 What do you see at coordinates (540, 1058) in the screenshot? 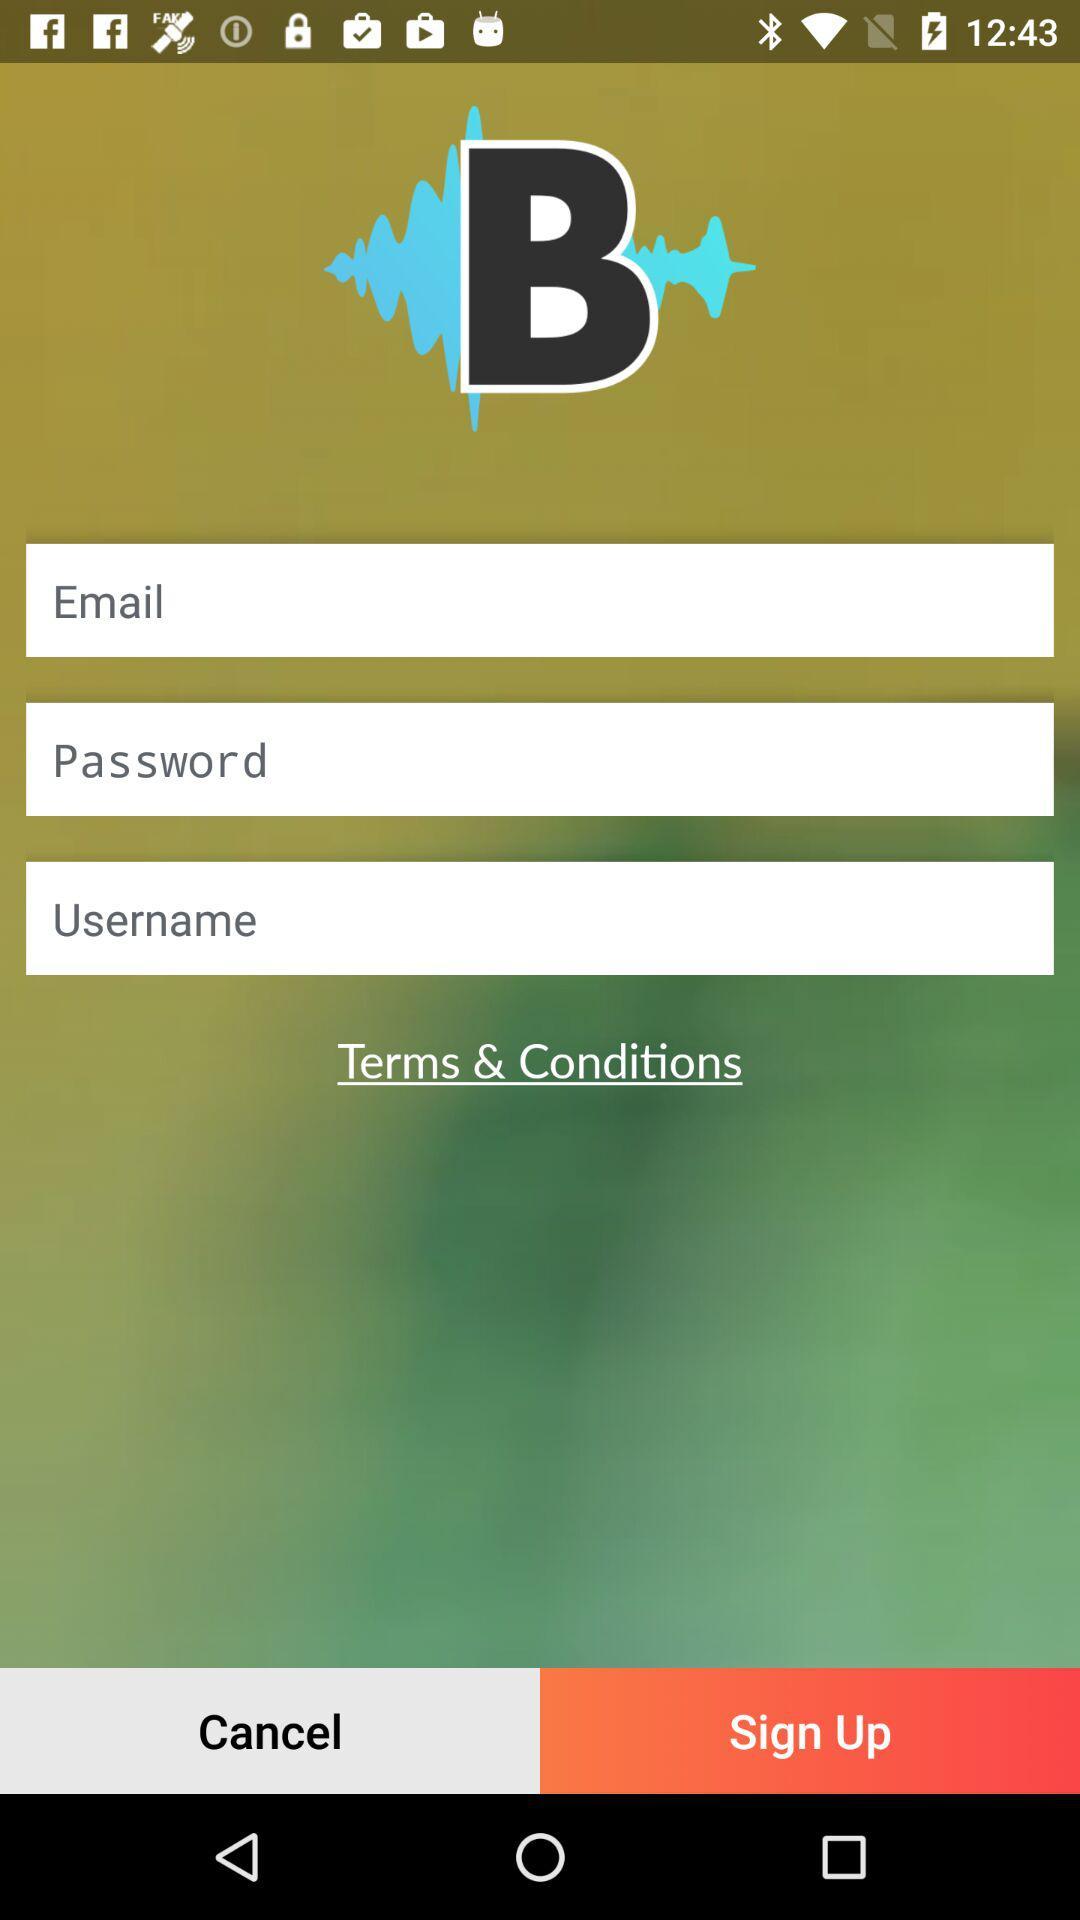
I see `item above cancel icon` at bounding box center [540, 1058].